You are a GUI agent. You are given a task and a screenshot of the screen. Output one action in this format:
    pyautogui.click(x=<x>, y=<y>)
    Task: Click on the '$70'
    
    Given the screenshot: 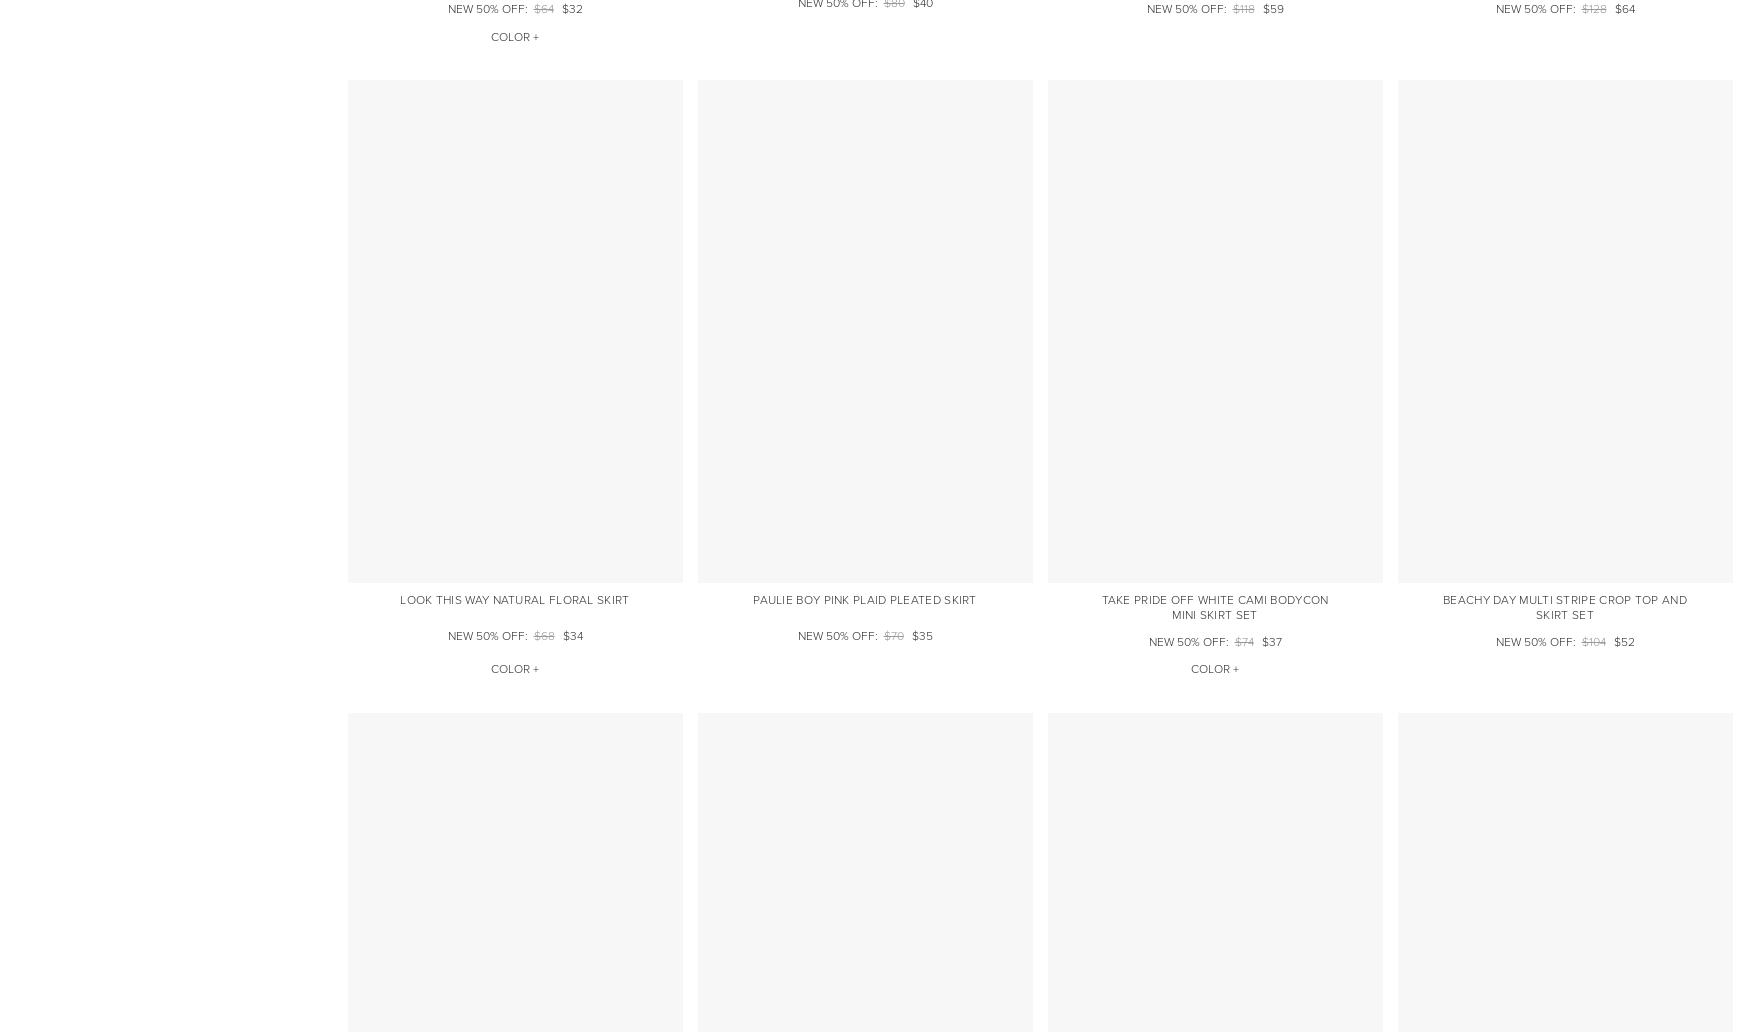 What is the action you would take?
    pyautogui.click(x=892, y=635)
    